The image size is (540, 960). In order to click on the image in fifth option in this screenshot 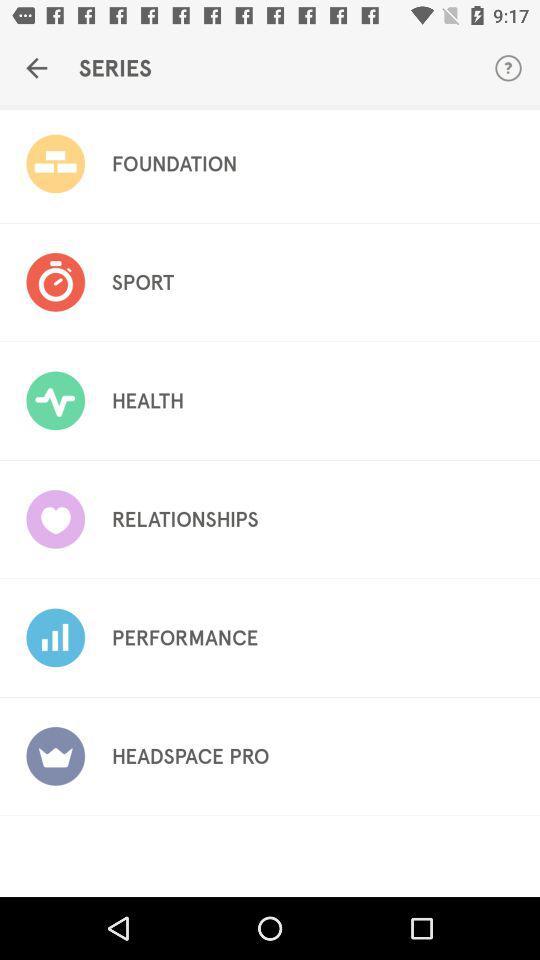, I will do `click(55, 637)`.